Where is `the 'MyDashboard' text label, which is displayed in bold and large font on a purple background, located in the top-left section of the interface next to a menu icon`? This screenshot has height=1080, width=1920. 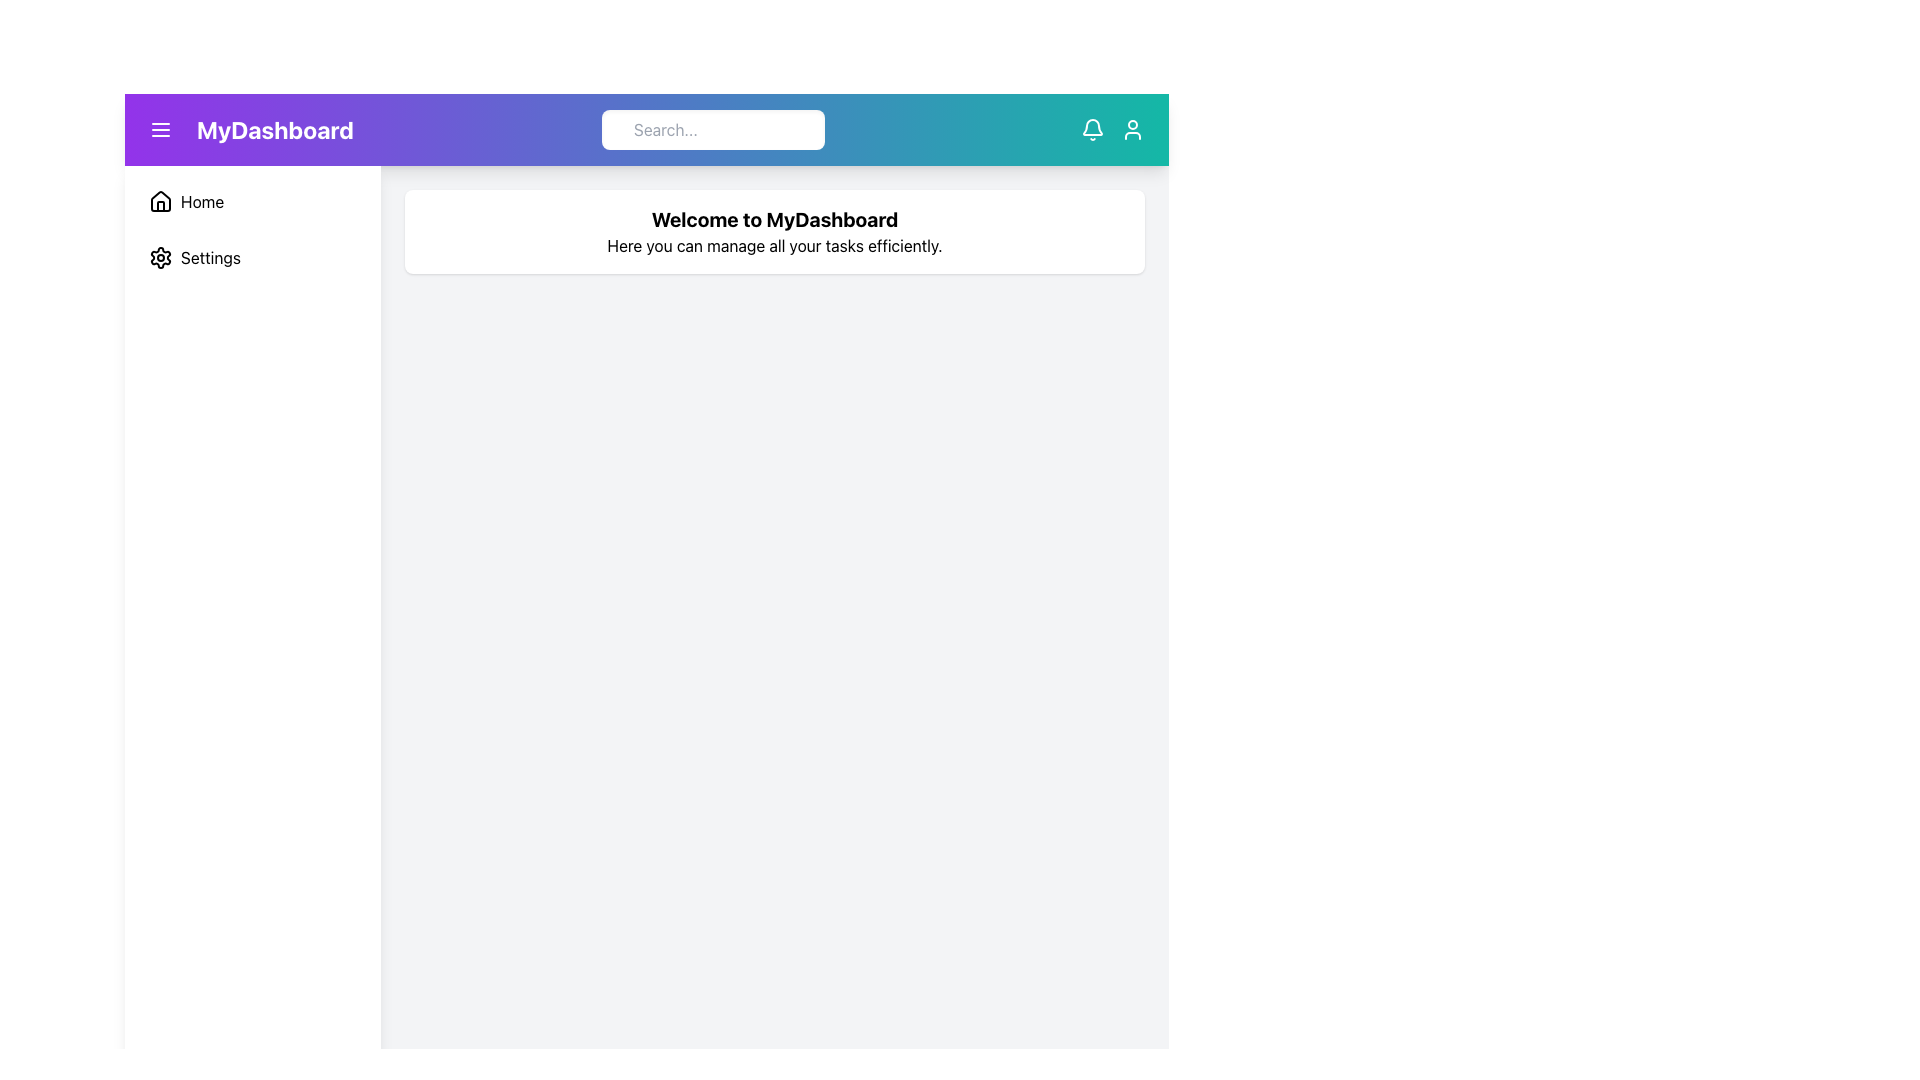 the 'MyDashboard' text label, which is displayed in bold and large font on a purple background, located in the top-left section of the interface next to a menu icon is located at coordinates (246, 130).